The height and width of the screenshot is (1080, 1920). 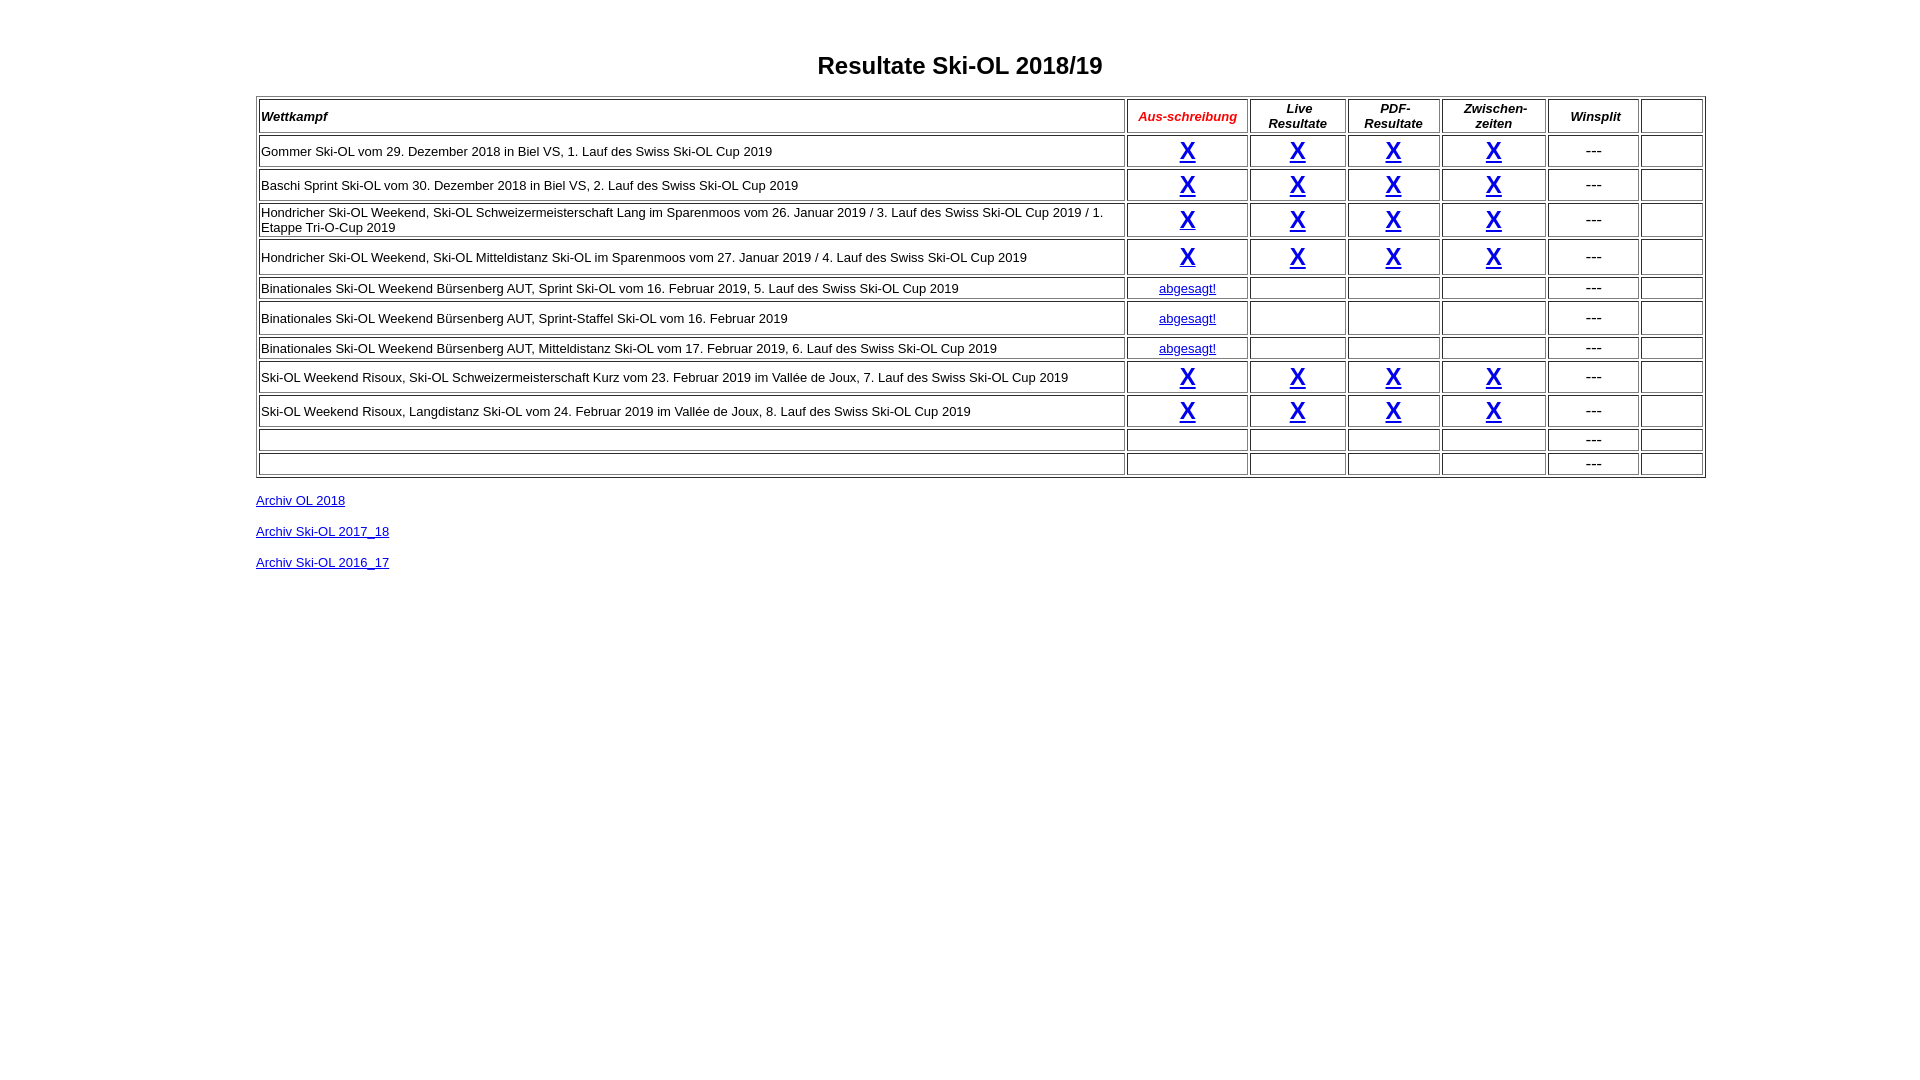 What do you see at coordinates (1493, 184) in the screenshot?
I see `'X'` at bounding box center [1493, 184].